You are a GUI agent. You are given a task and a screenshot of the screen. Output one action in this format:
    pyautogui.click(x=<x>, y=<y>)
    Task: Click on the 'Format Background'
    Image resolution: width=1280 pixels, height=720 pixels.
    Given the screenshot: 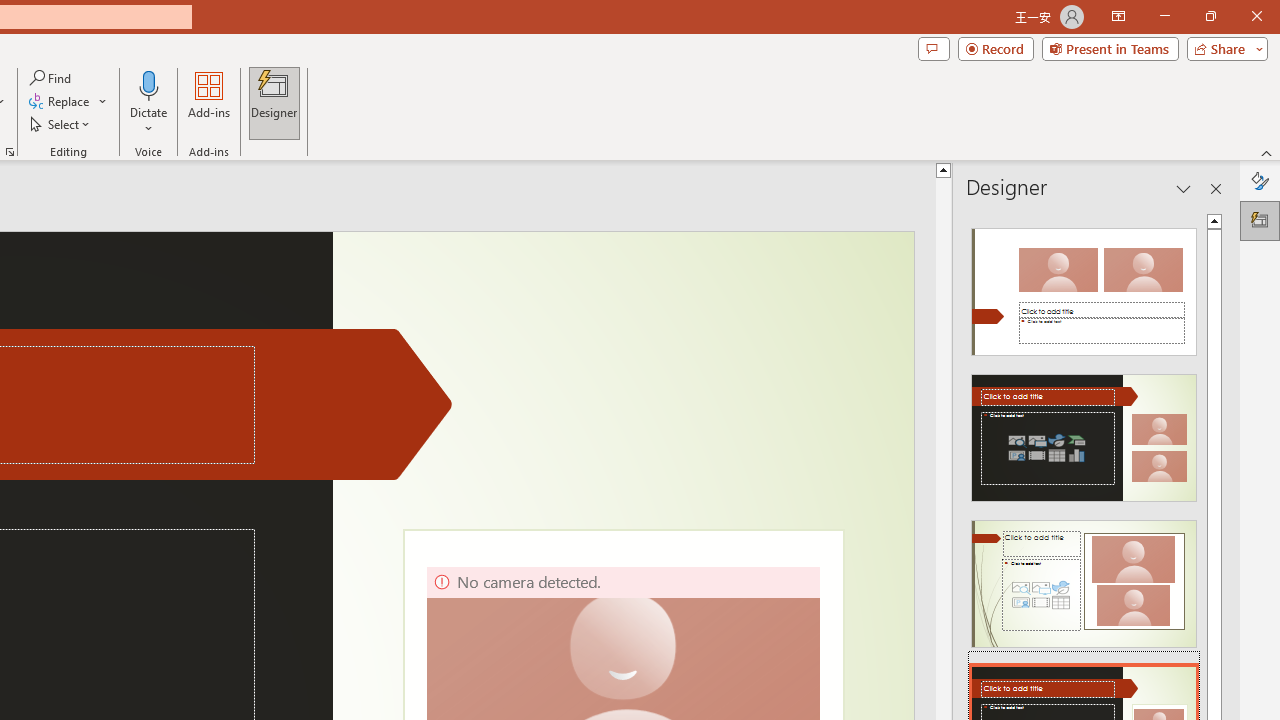 What is the action you would take?
    pyautogui.click(x=1259, y=181)
    